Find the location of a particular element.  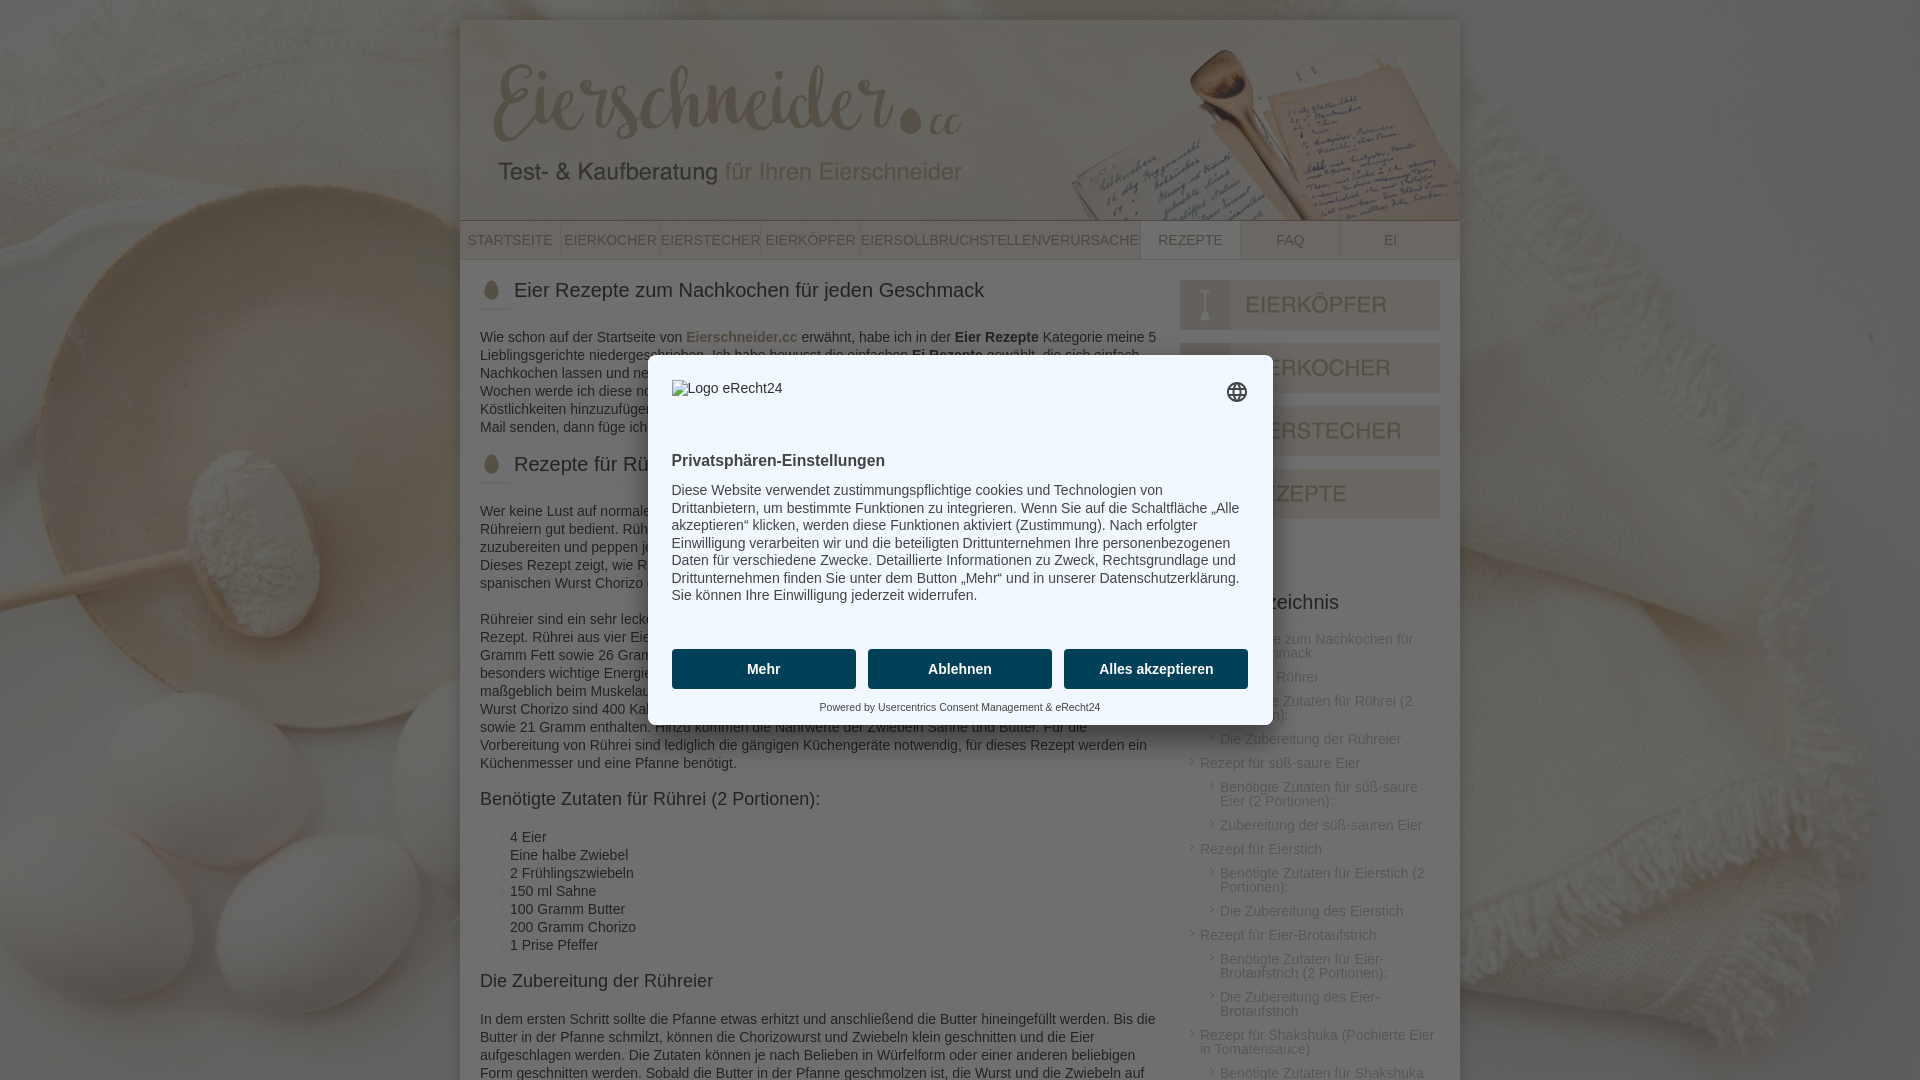

'Eierschneider.cc' is located at coordinates (740, 335).